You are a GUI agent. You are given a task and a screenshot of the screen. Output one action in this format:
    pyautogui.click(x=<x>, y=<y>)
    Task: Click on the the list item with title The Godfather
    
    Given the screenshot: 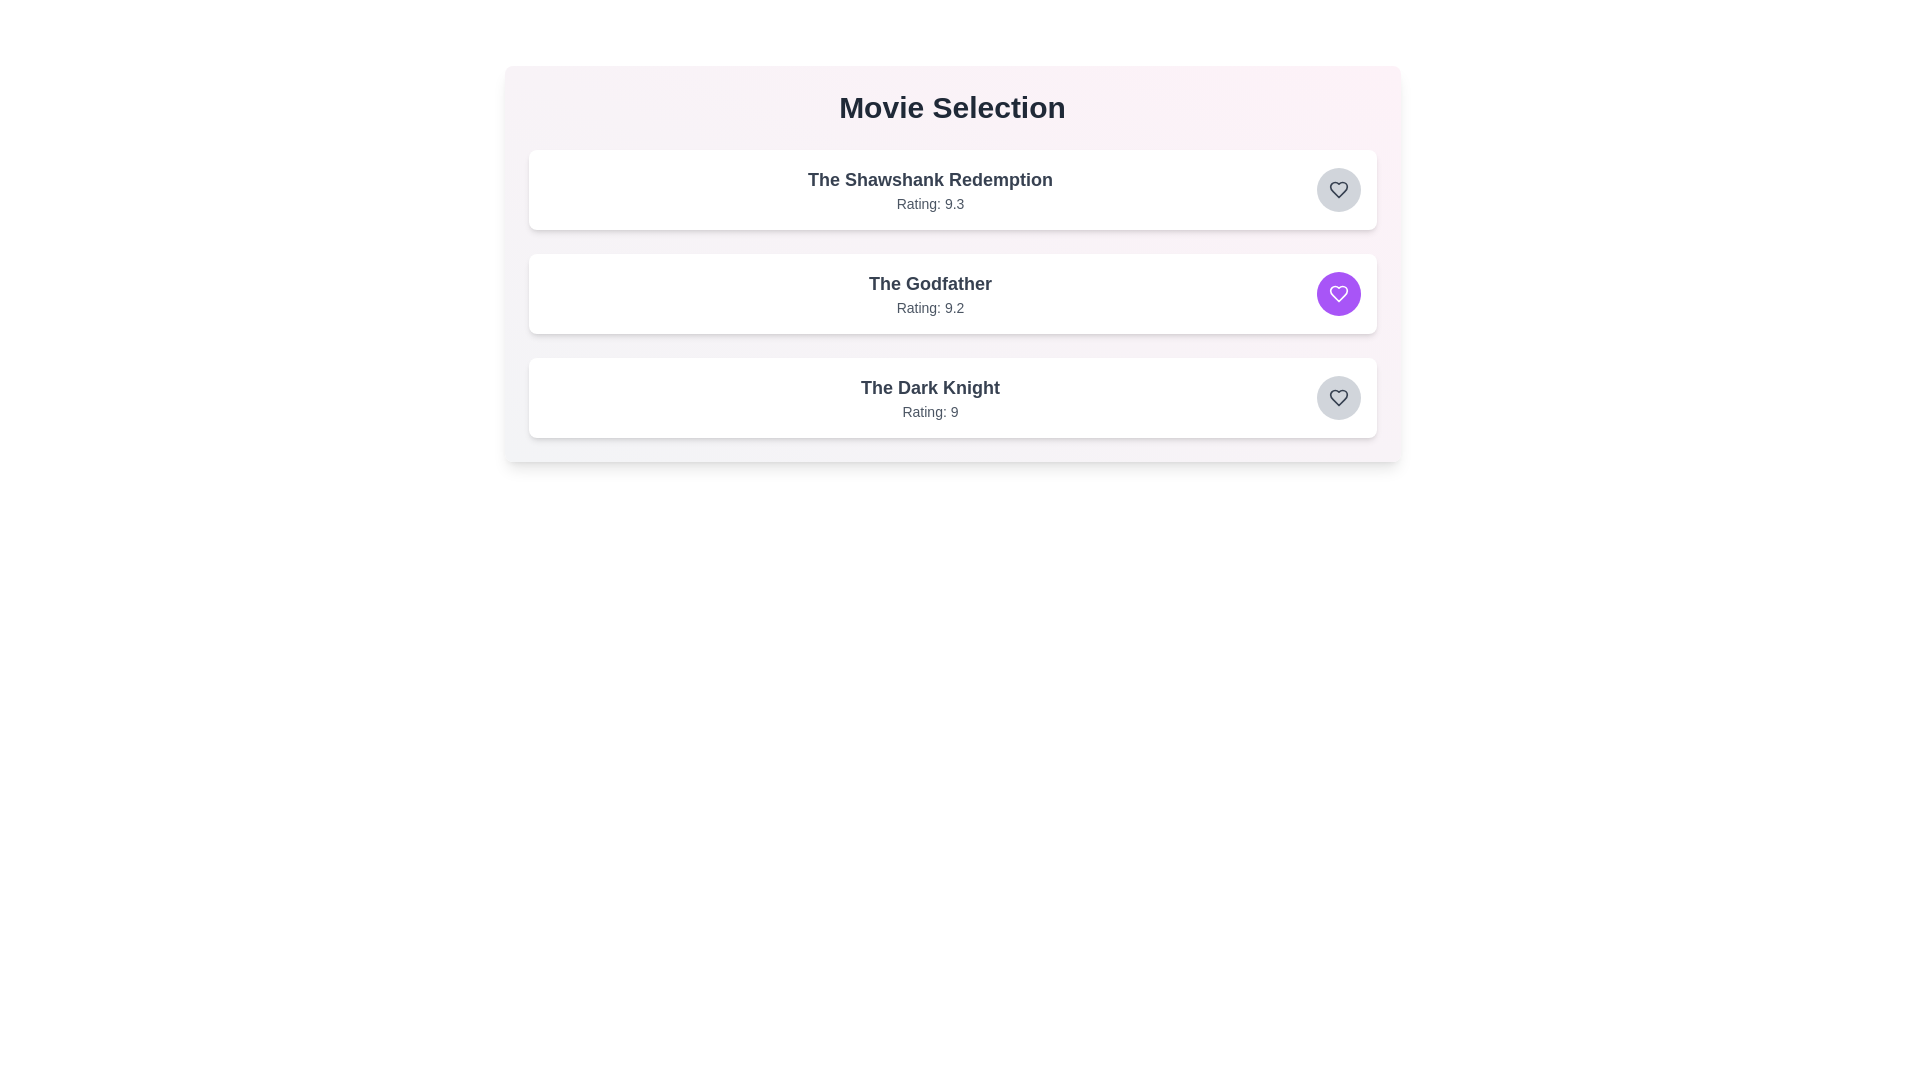 What is the action you would take?
    pyautogui.click(x=929, y=284)
    